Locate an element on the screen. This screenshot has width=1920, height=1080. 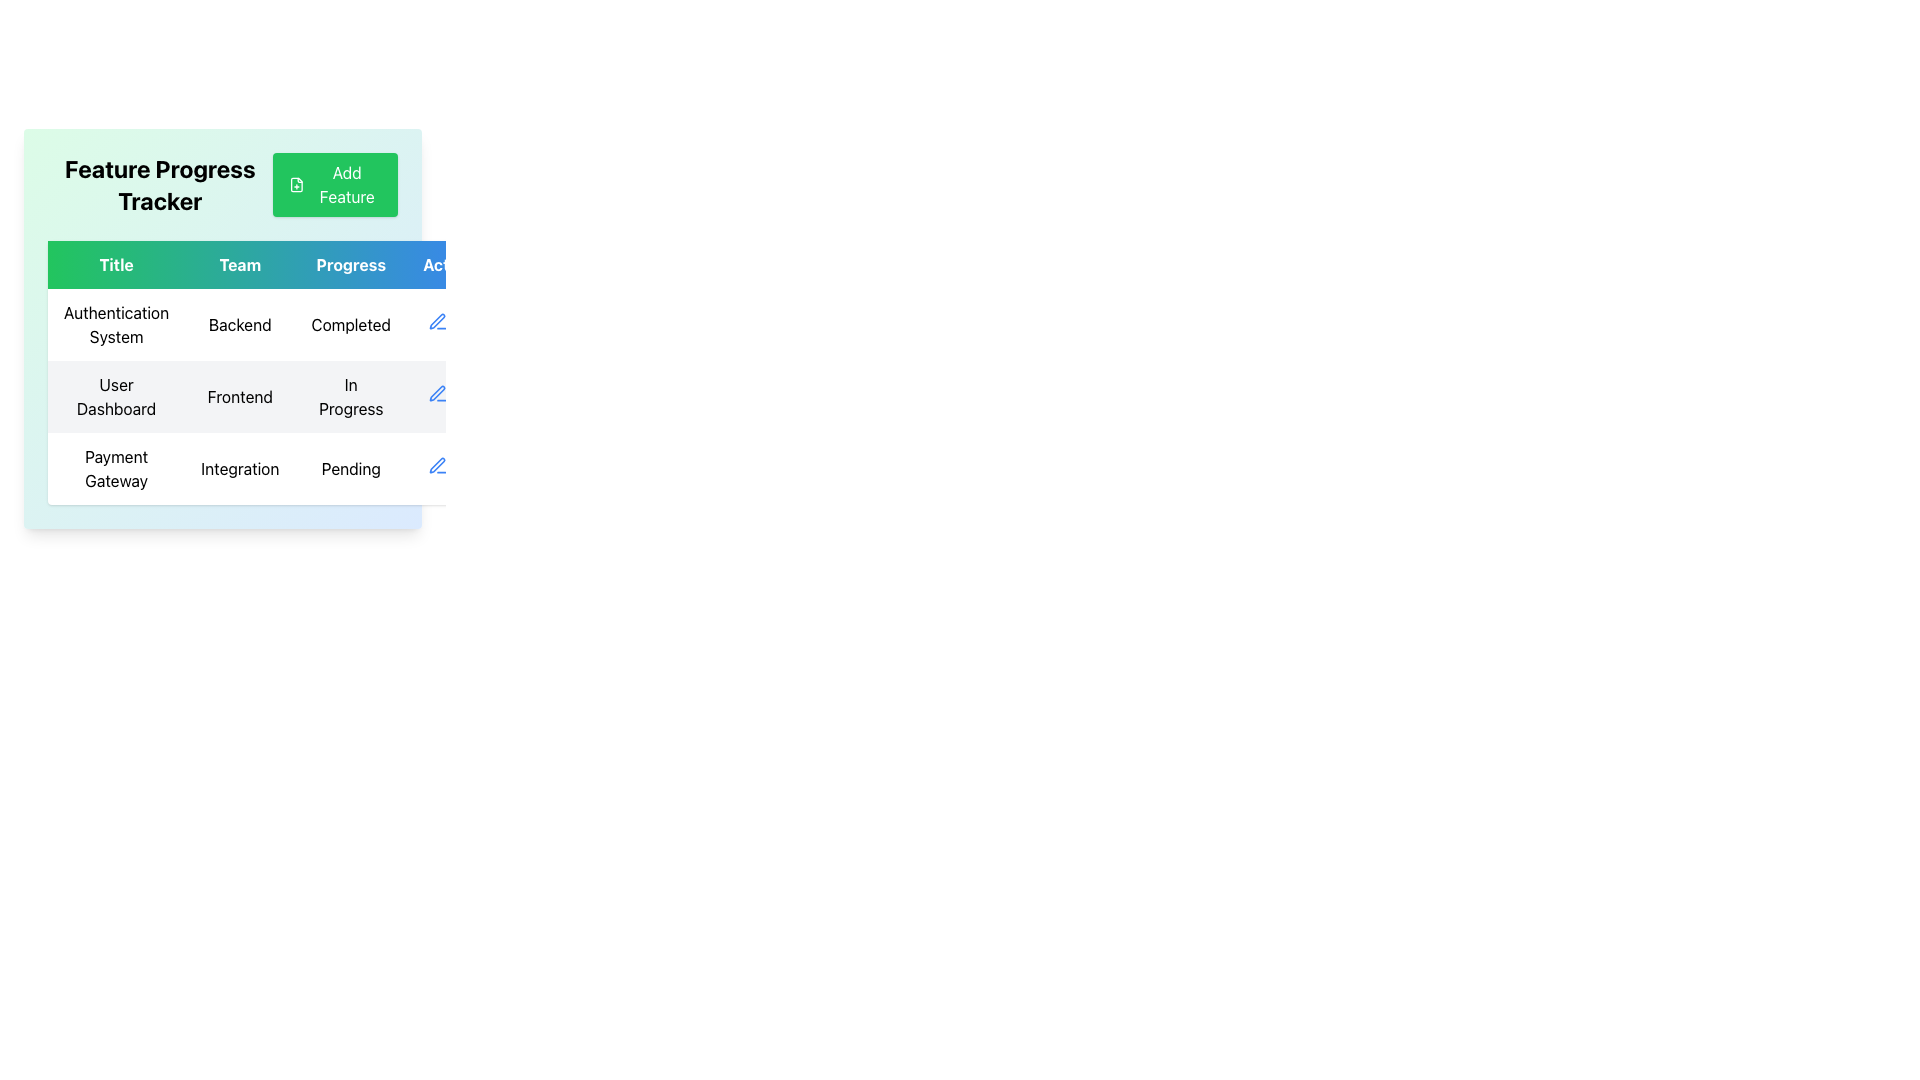
the icon located on the leftmost part of the green 'Add Feature' button to trigger a tooltip or visual feedback is located at coordinates (295, 185).